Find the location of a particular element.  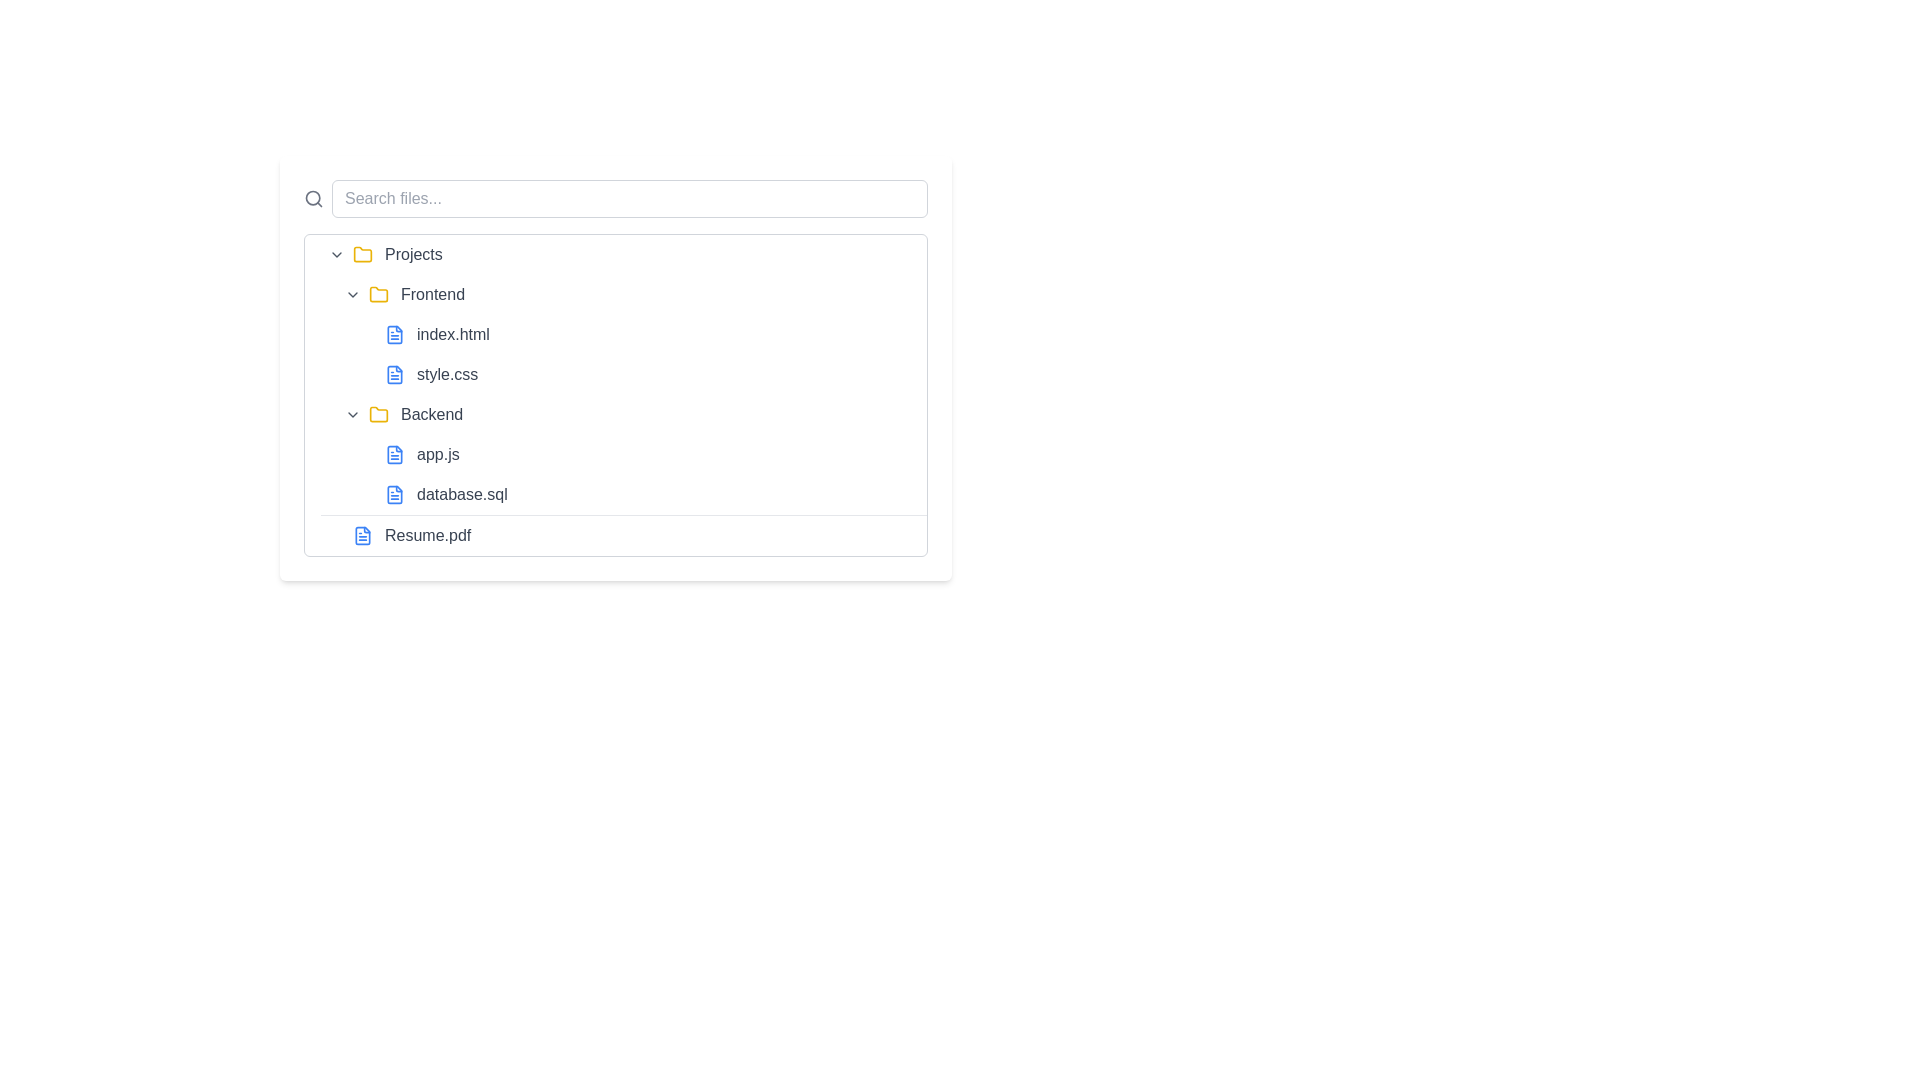

the icon representing the 'index.html' file located is located at coordinates (394, 334).